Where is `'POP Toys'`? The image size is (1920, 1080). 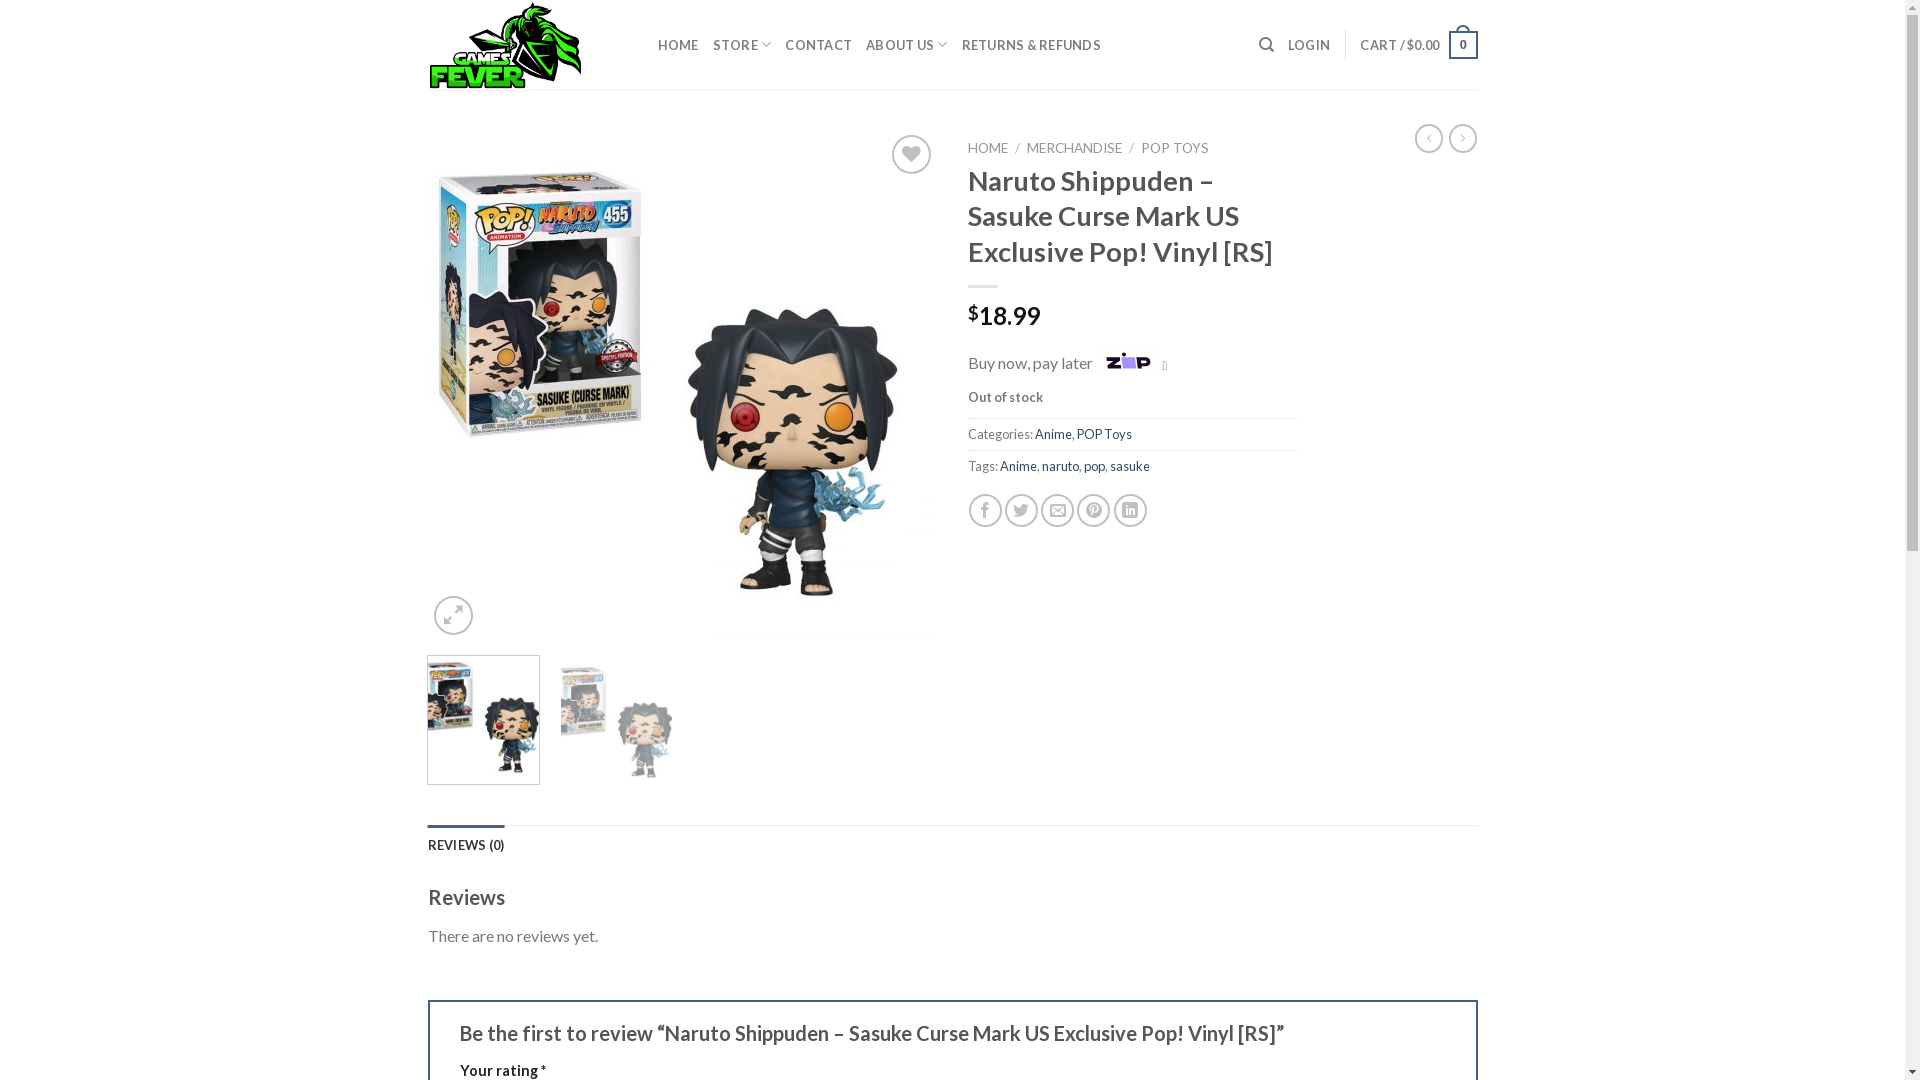
'POP Toys' is located at coordinates (1102, 433).